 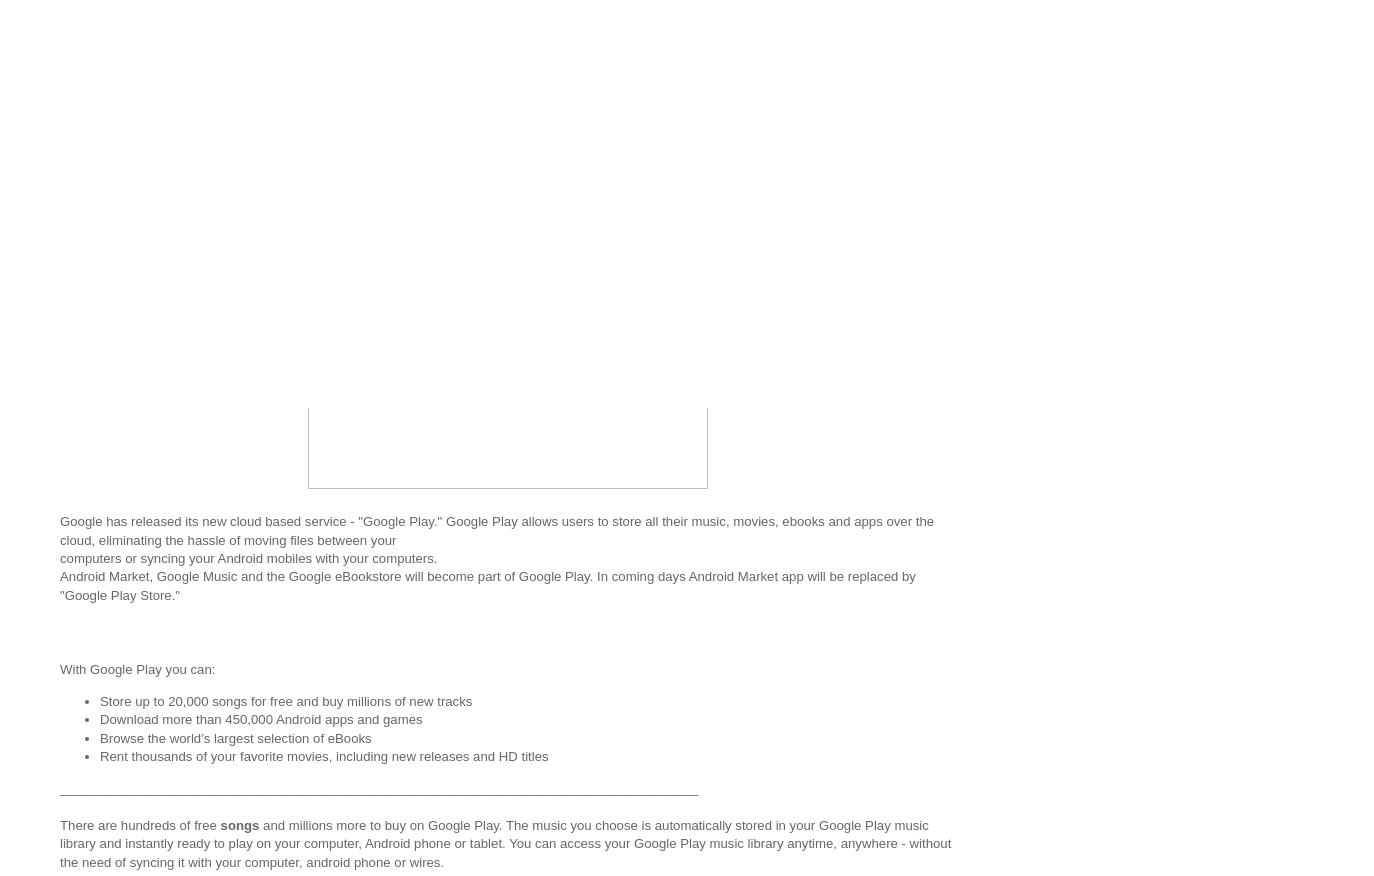 I want to click on 'Wednesday, March 7, 2012', so click(x=169, y=173).